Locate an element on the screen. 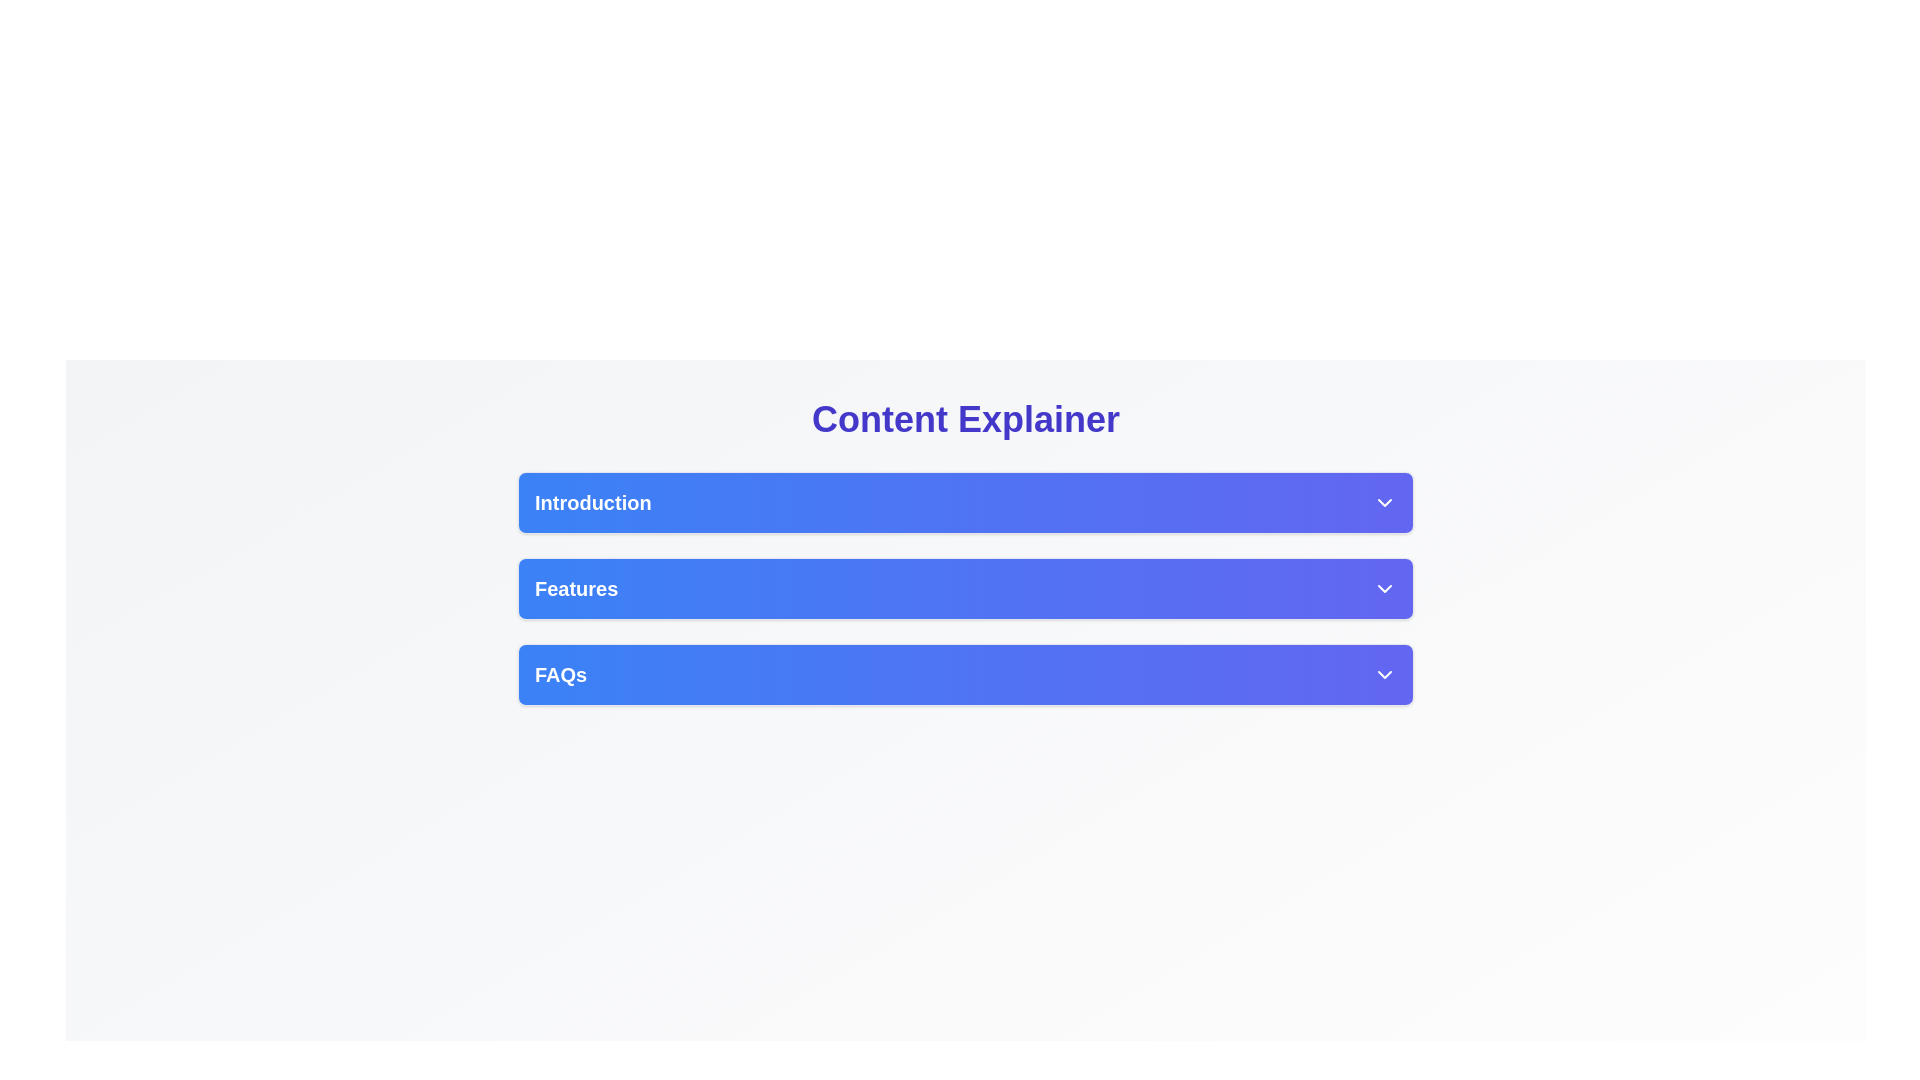 Image resolution: width=1920 pixels, height=1080 pixels. the Static label containing the word 'Introduction', which is styled in a larger bold font and is positioned inside a blue gradient background card, aligned towards the left is located at coordinates (592, 501).